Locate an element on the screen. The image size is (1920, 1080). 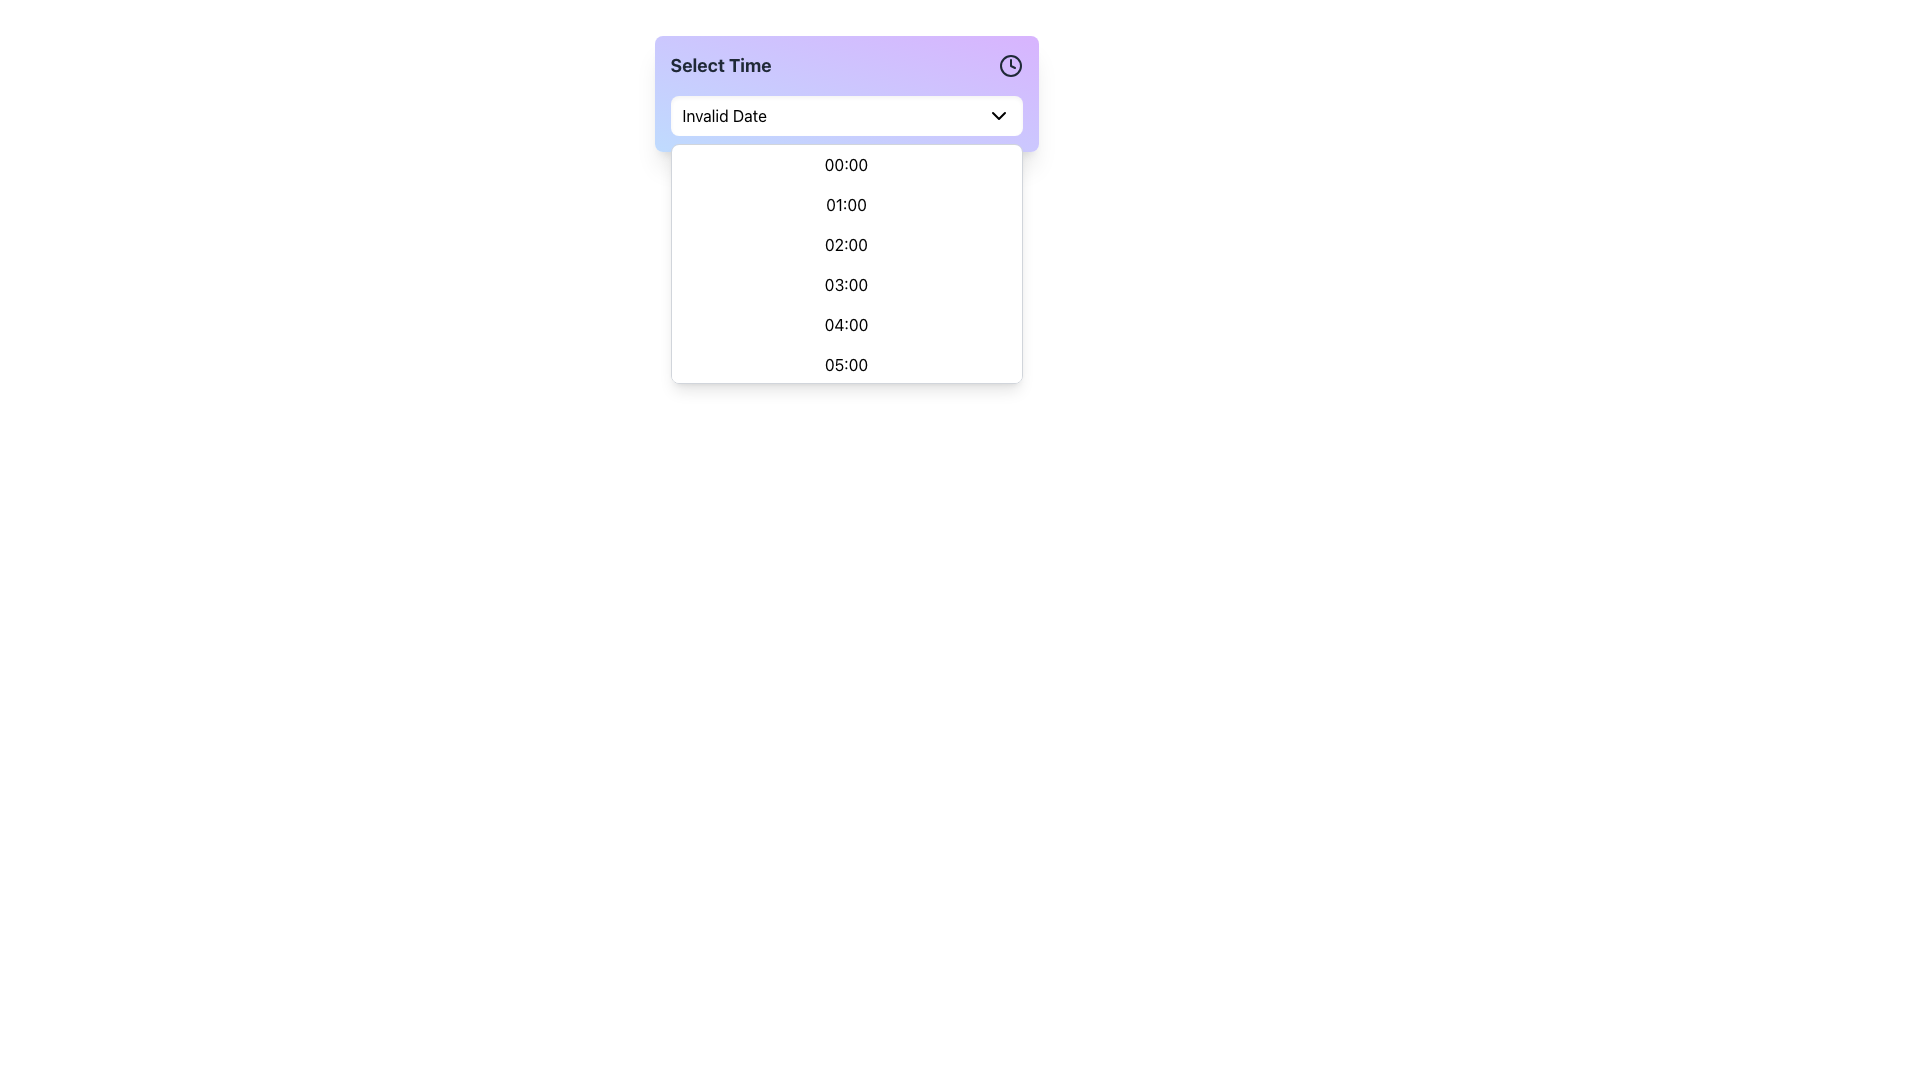
the circular boundary of the clock icon located in the top-right corner of the 'Select Time' panel is located at coordinates (1010, 64).